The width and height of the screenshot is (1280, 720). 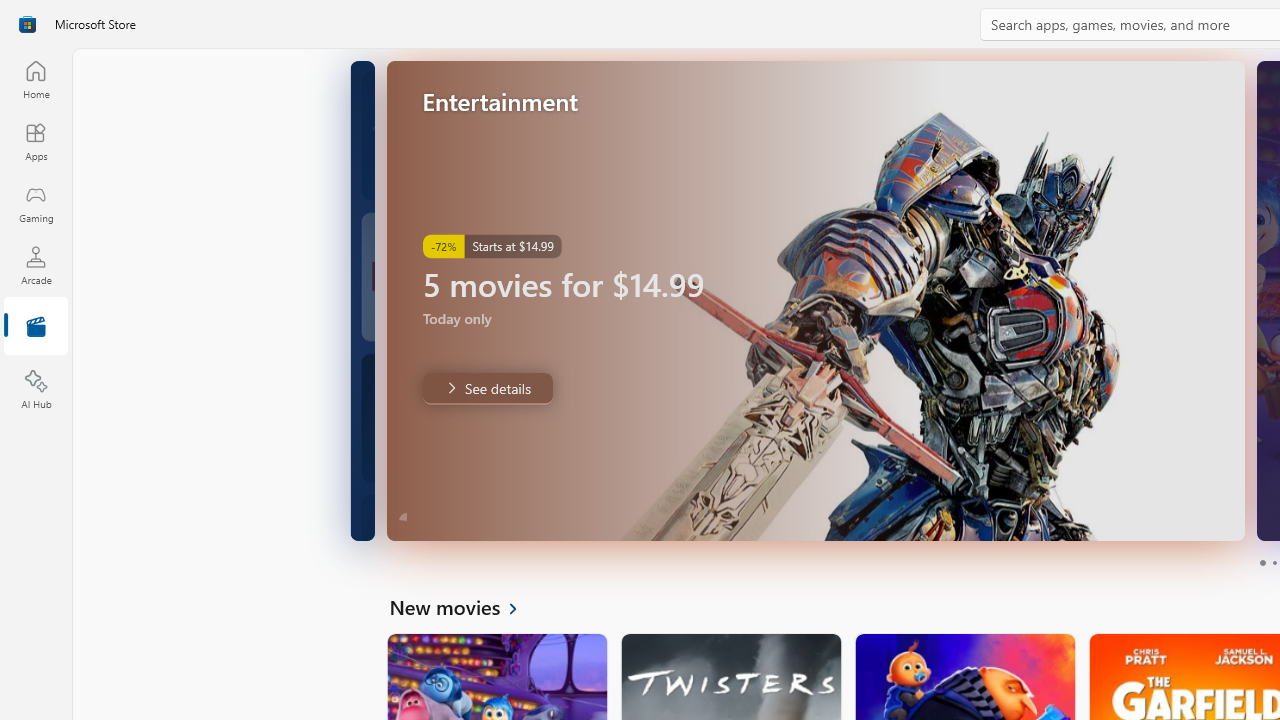 I want to click on 'Apps', so click(x=35, y=140).